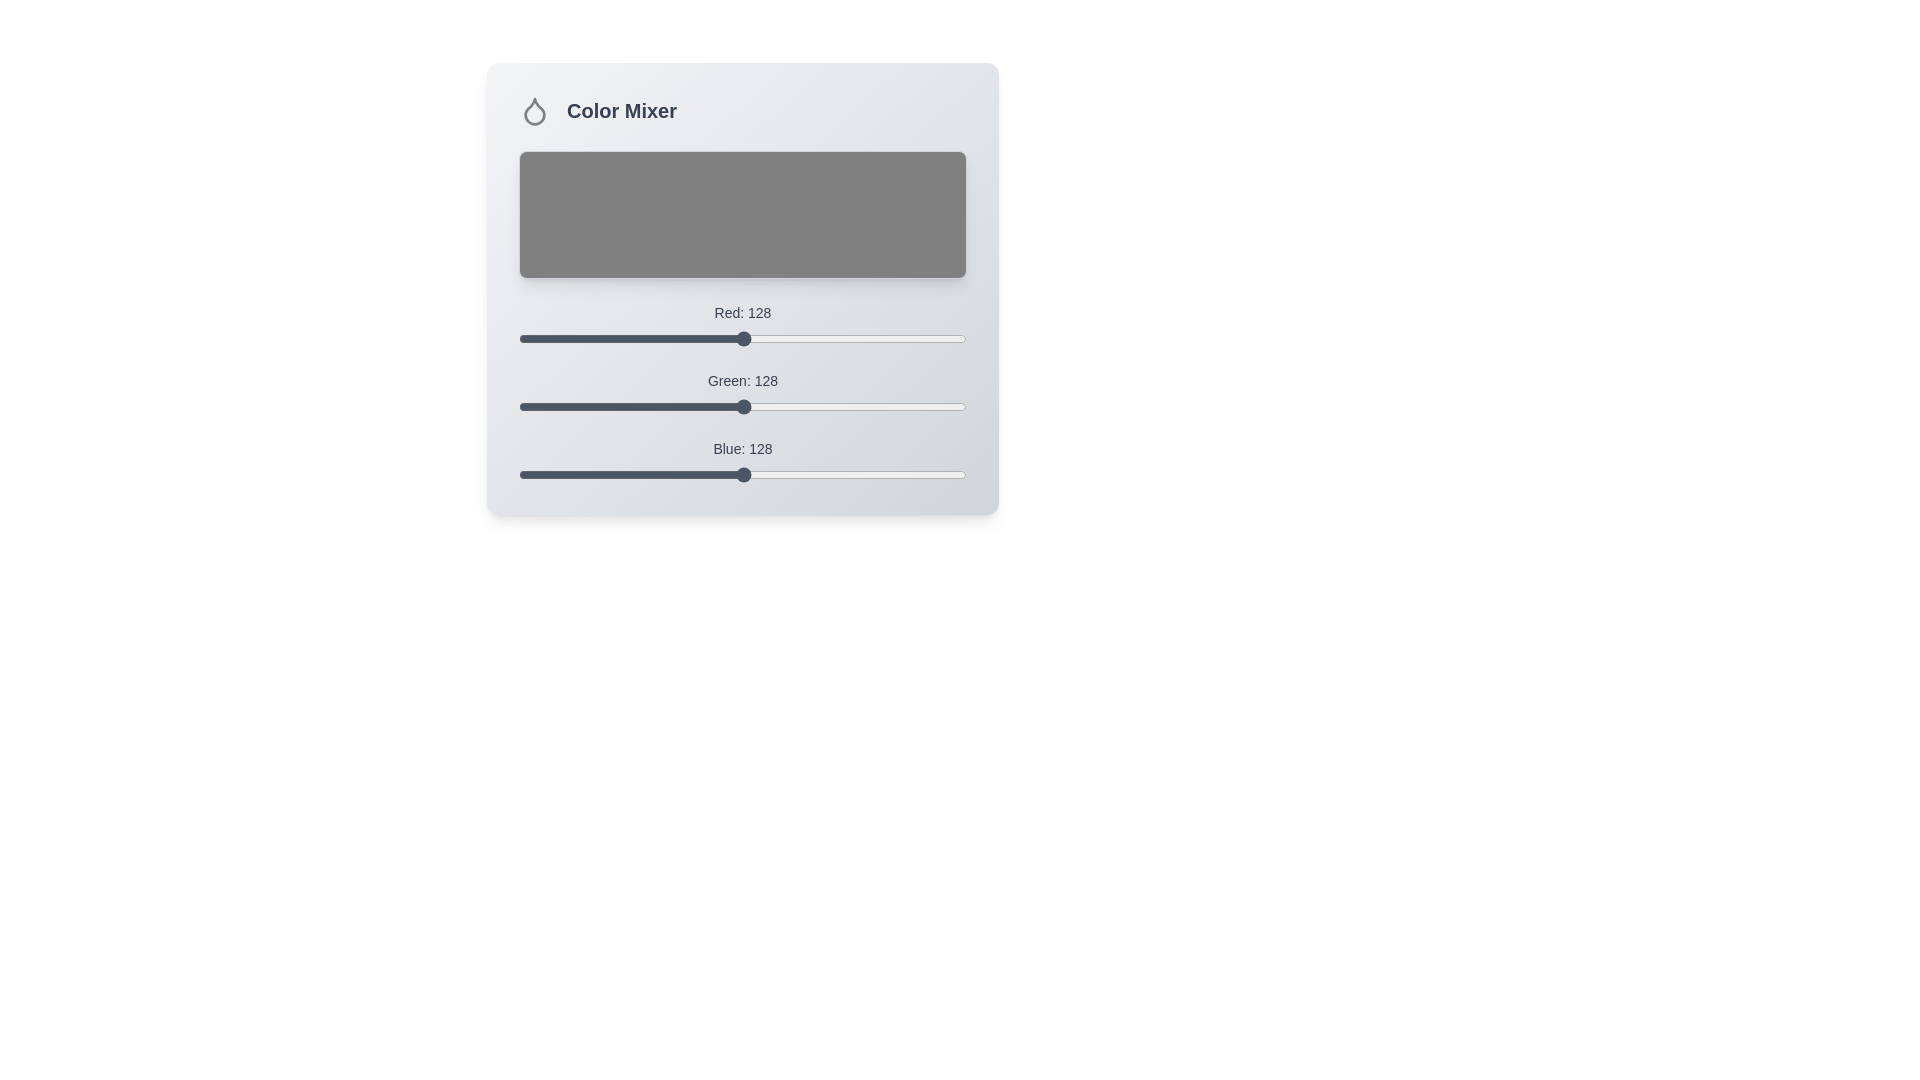 The image size is (1920, 1080). I want to click on the 0 slider to 178, so click(831, 330).